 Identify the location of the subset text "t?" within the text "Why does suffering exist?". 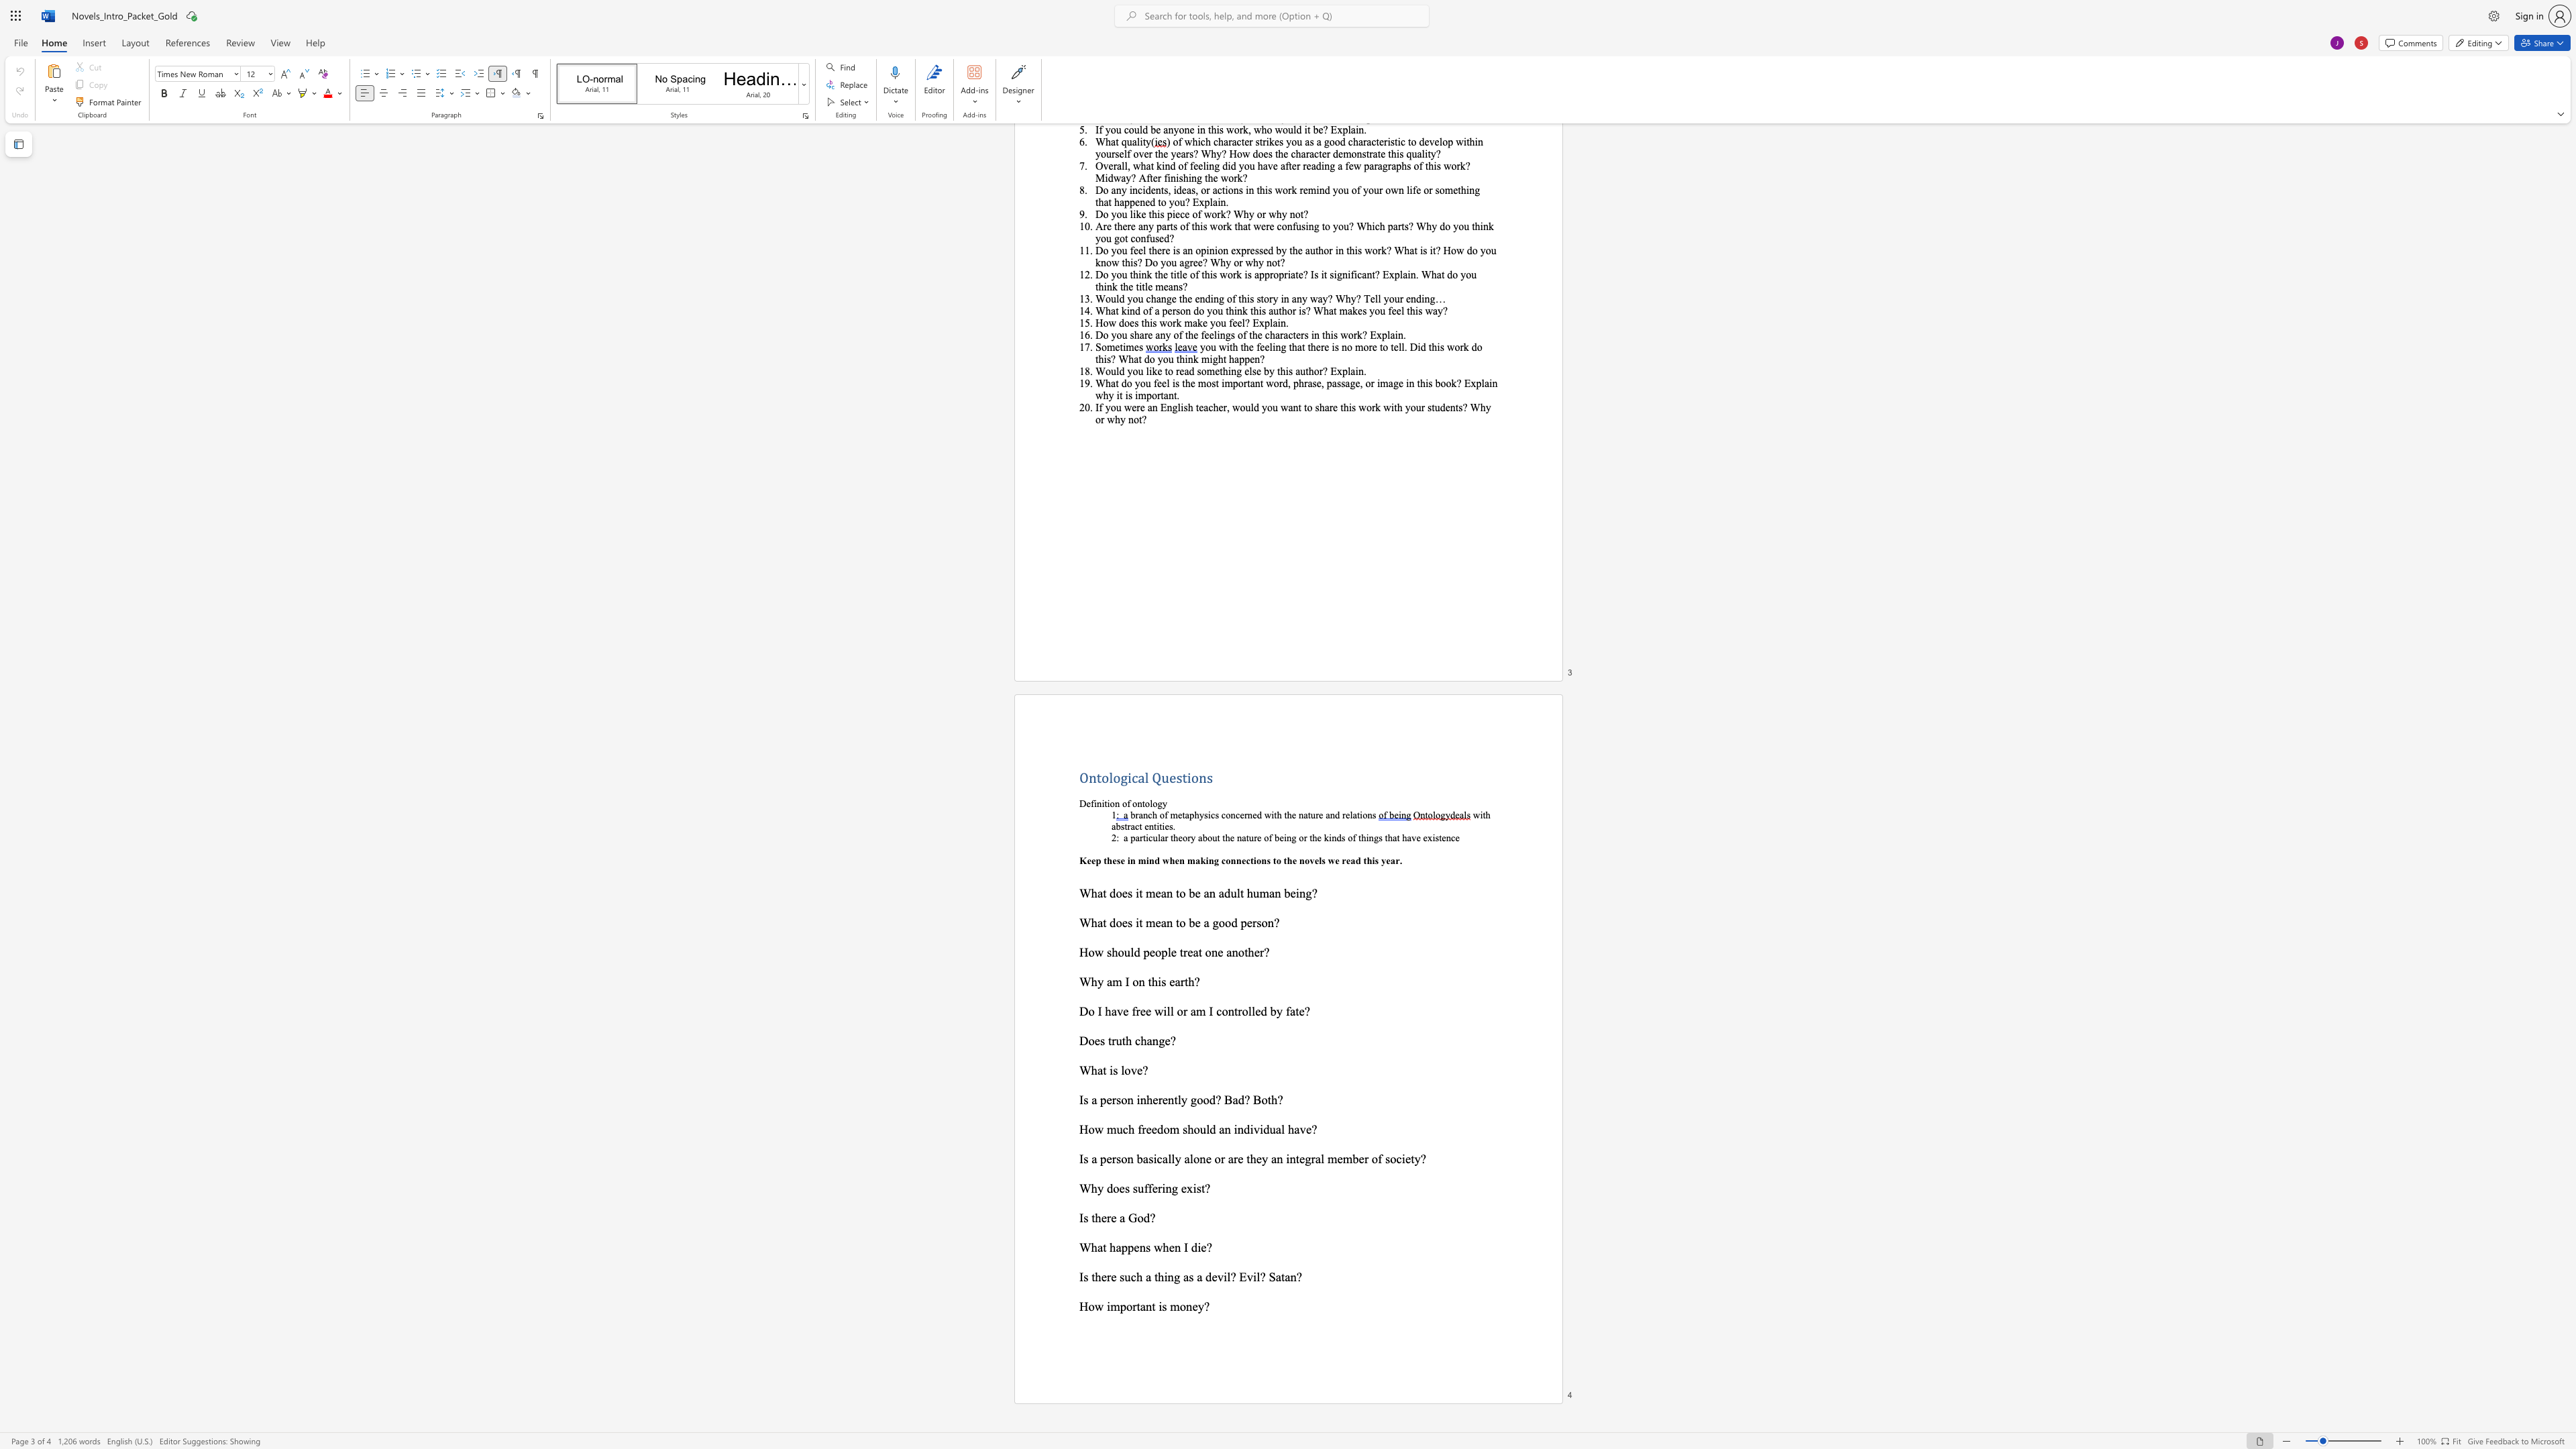
(1200, 1187).